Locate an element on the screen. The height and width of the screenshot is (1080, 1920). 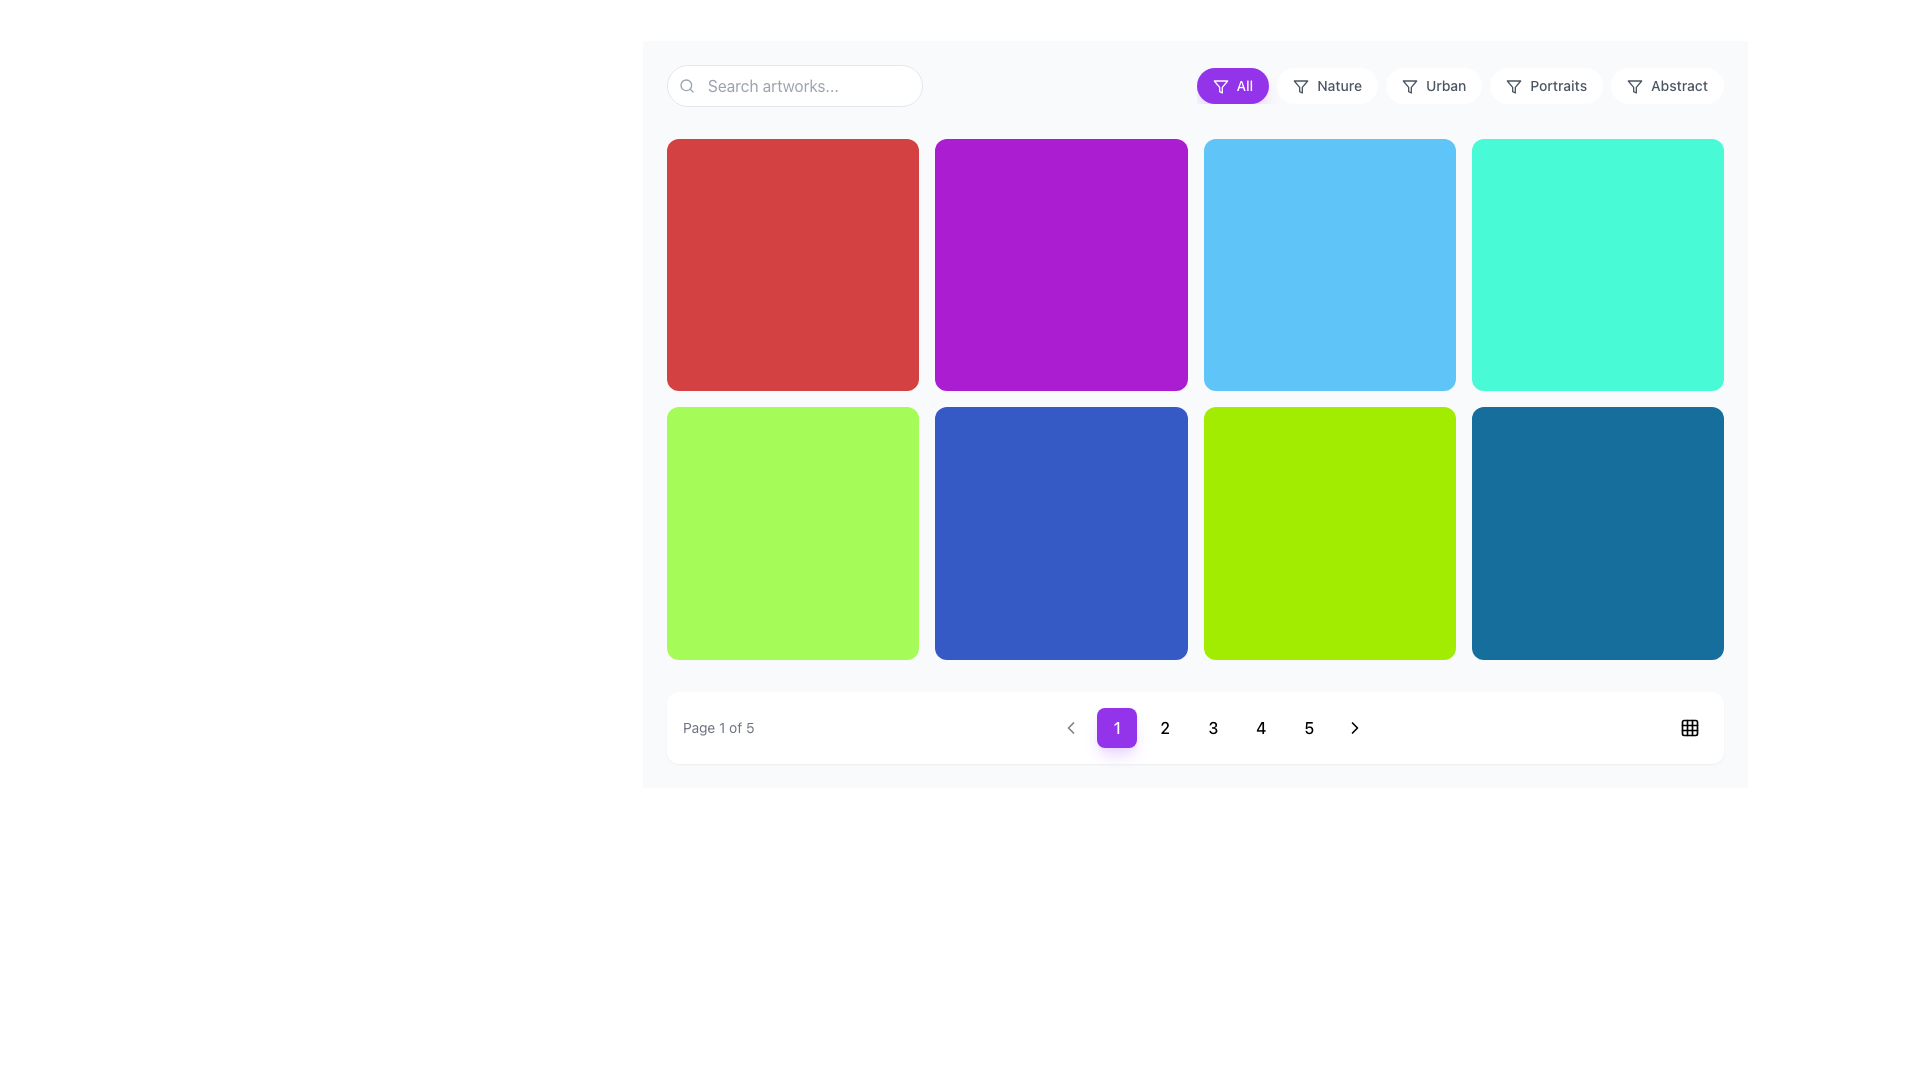
the button that navigates to page 3 of the content set, located in the bottom pagination bar, third from the left, to visually indicate its state is located at coordinates (1212, 727).